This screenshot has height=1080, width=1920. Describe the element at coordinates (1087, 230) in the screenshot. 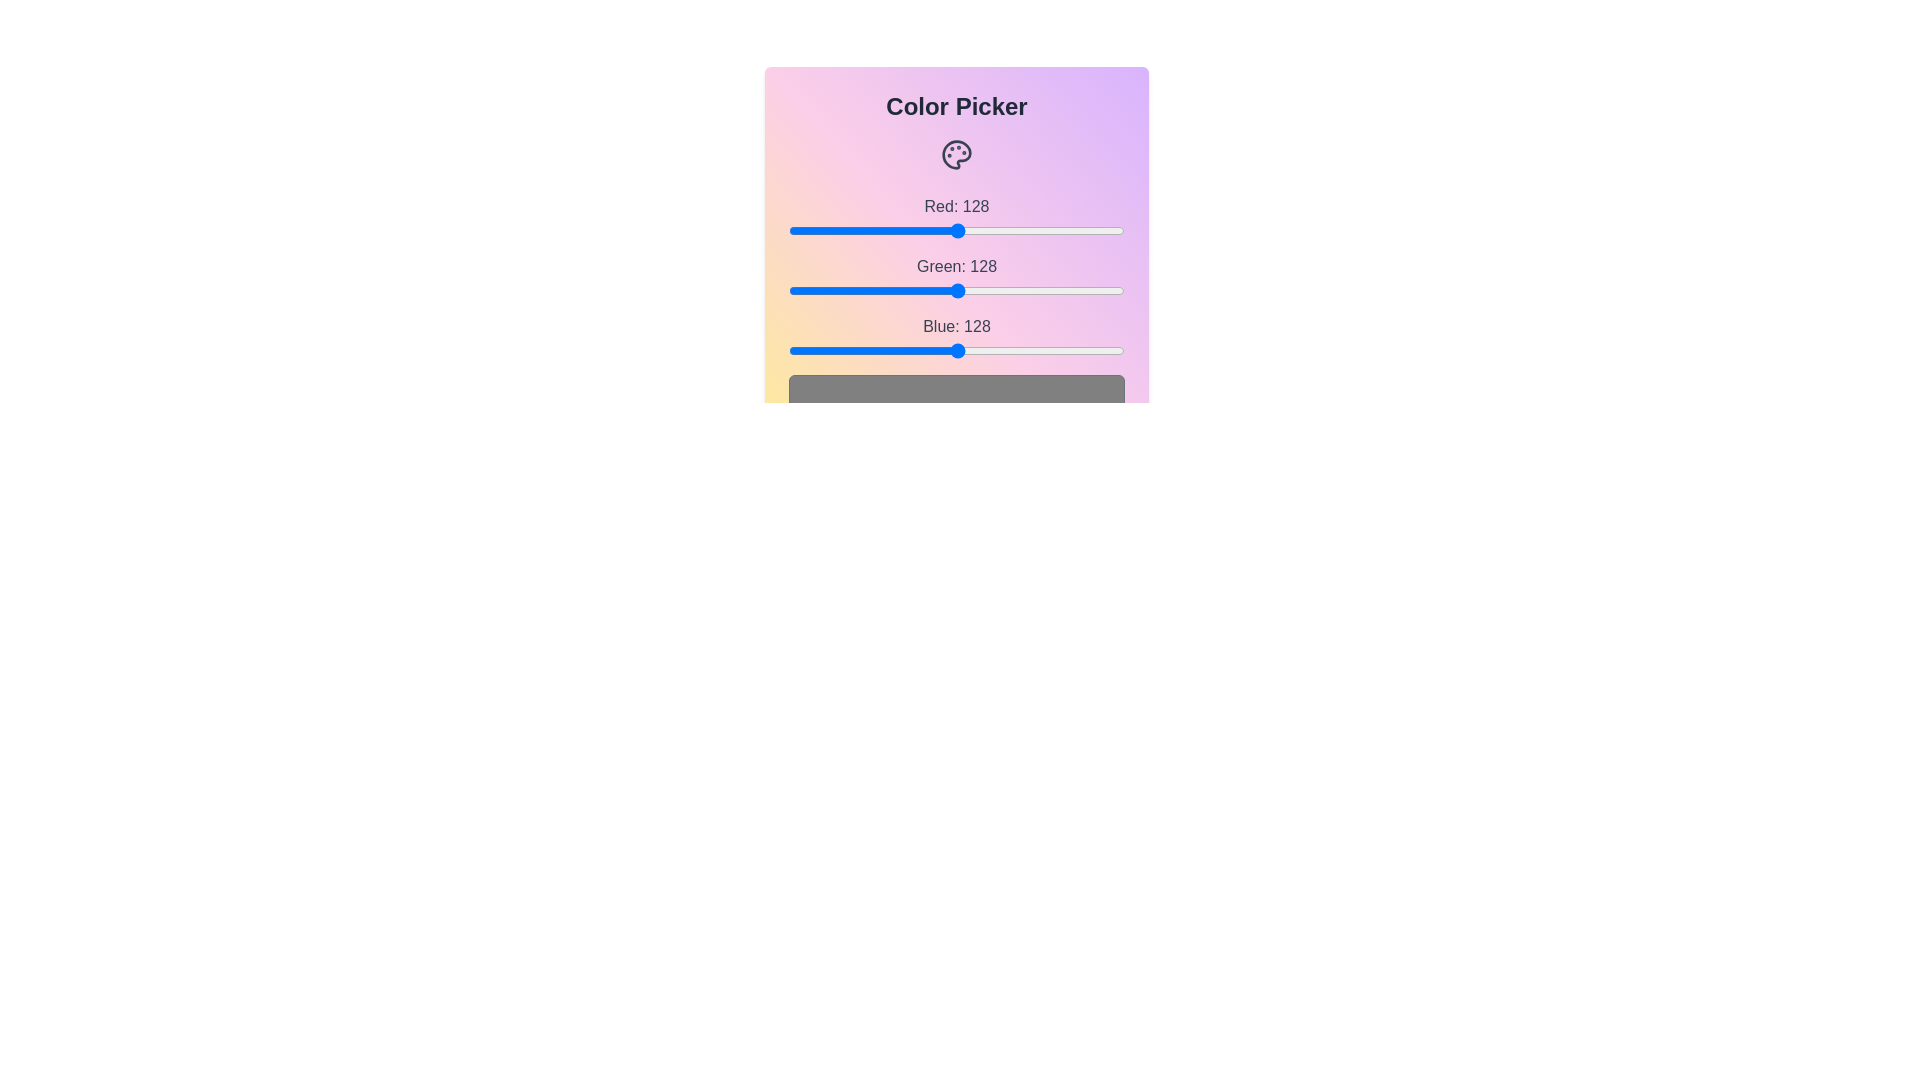

I see `the red slider to set the red channel to 227` at that location.